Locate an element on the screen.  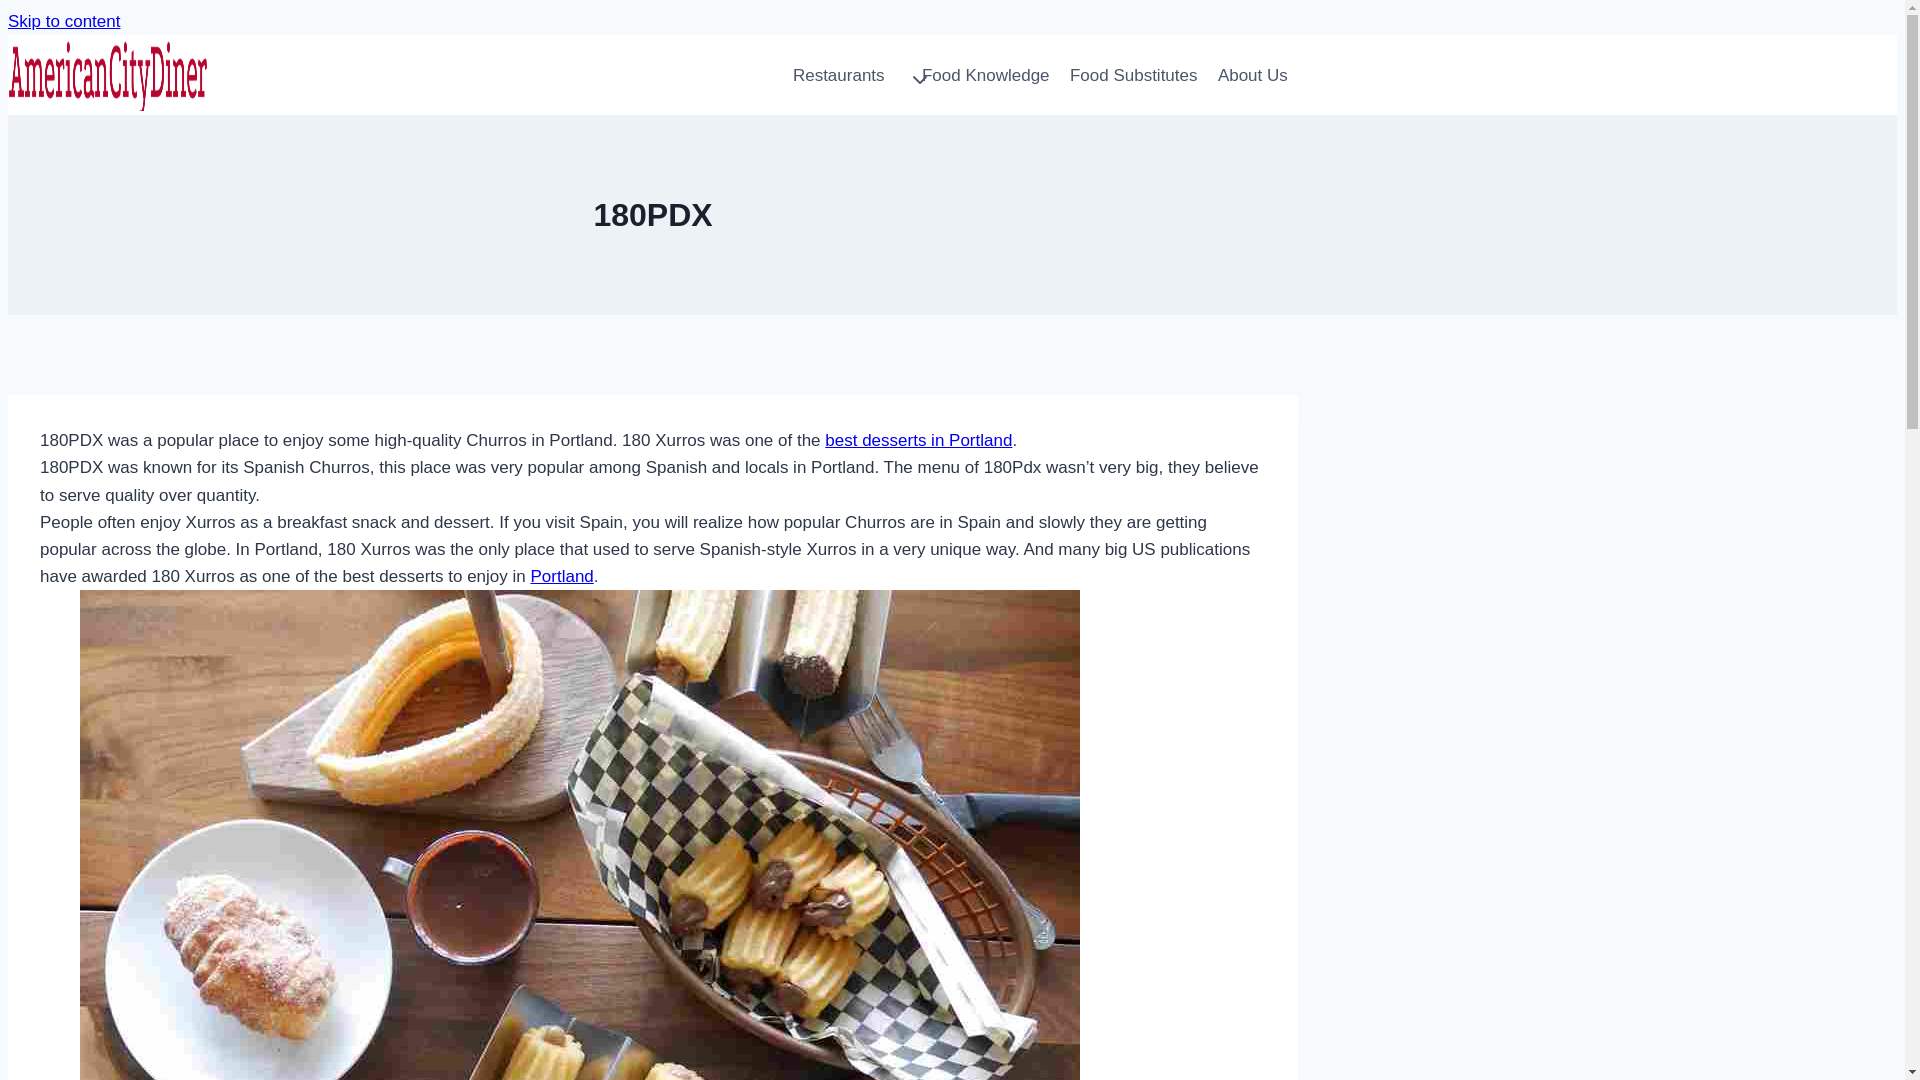
'Portland' is located at coordinates (560, 576).